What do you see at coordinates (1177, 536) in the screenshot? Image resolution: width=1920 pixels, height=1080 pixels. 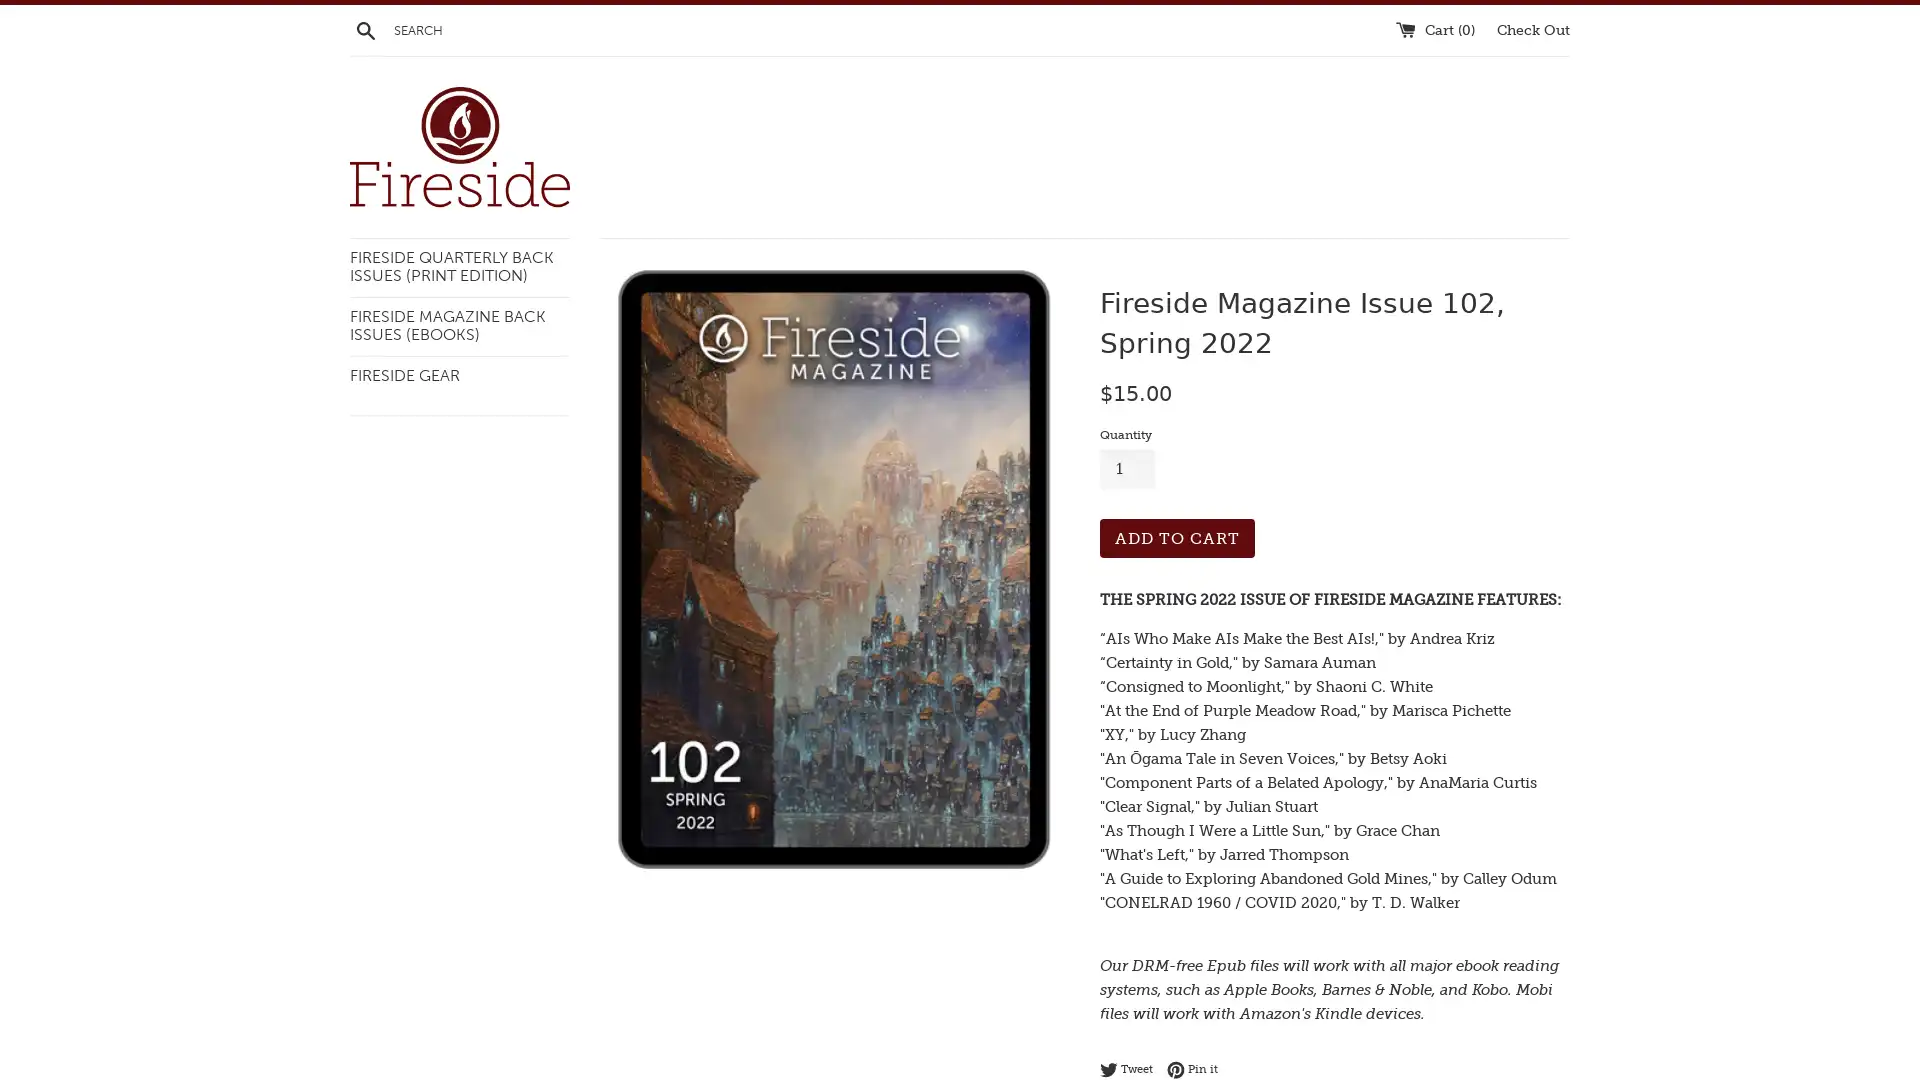 I see `ADD TO CART` at bounding box center [1177, 536].